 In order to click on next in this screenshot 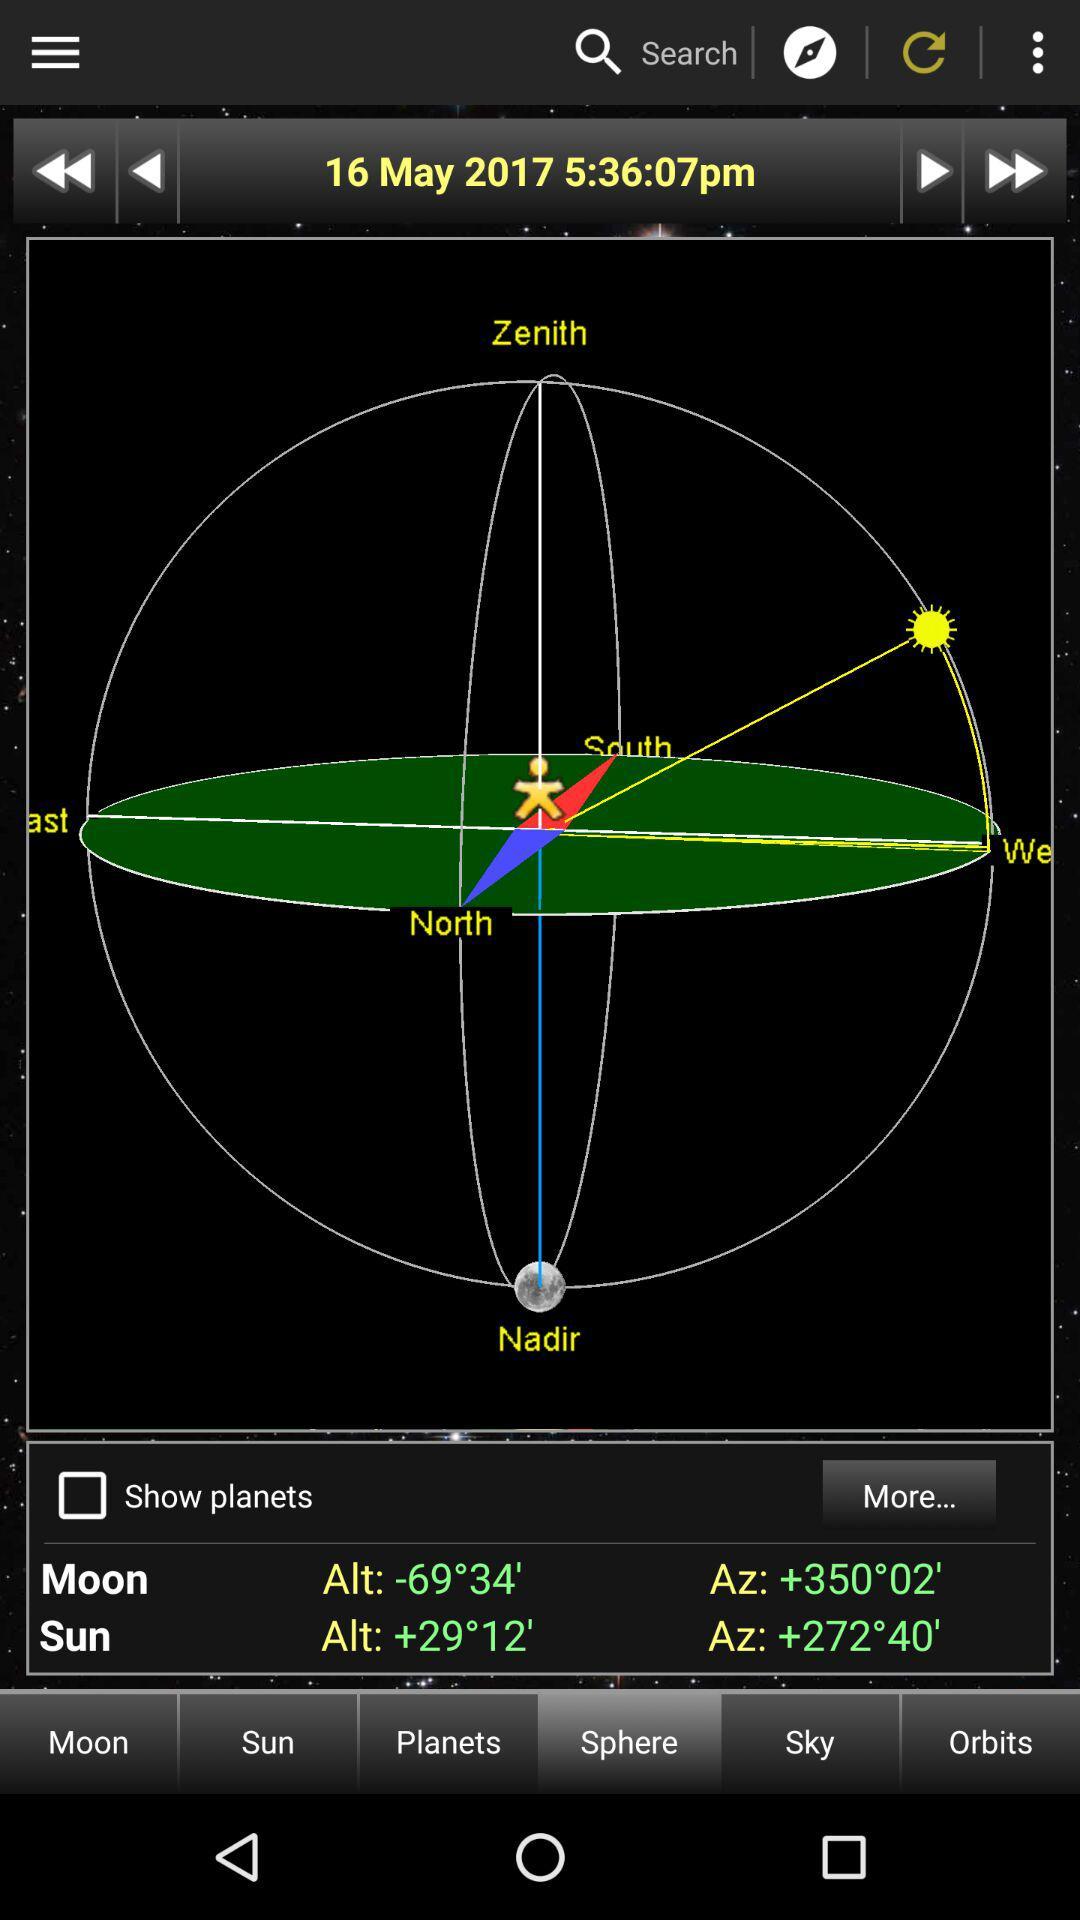, I will do `click(63, 171)`.